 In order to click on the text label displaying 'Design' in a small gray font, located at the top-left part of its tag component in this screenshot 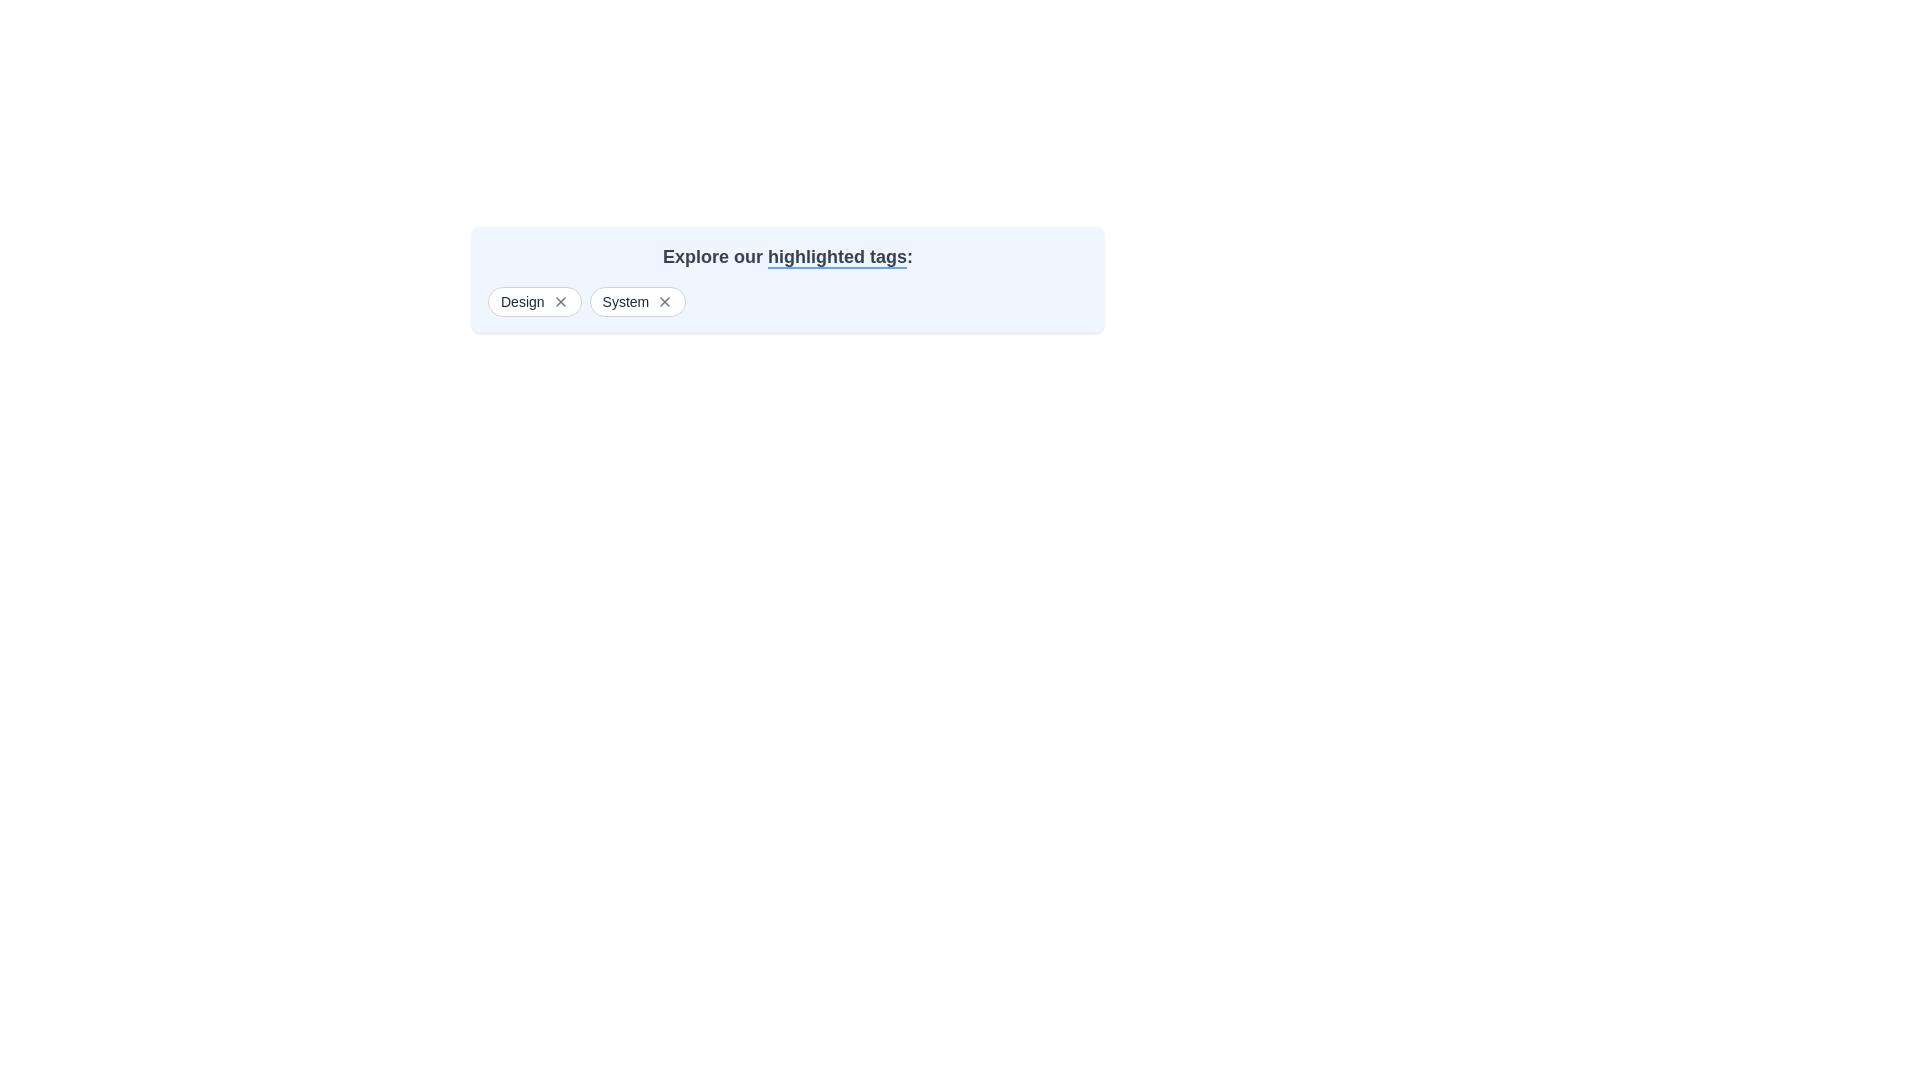, I will do `click(522, 301)`.